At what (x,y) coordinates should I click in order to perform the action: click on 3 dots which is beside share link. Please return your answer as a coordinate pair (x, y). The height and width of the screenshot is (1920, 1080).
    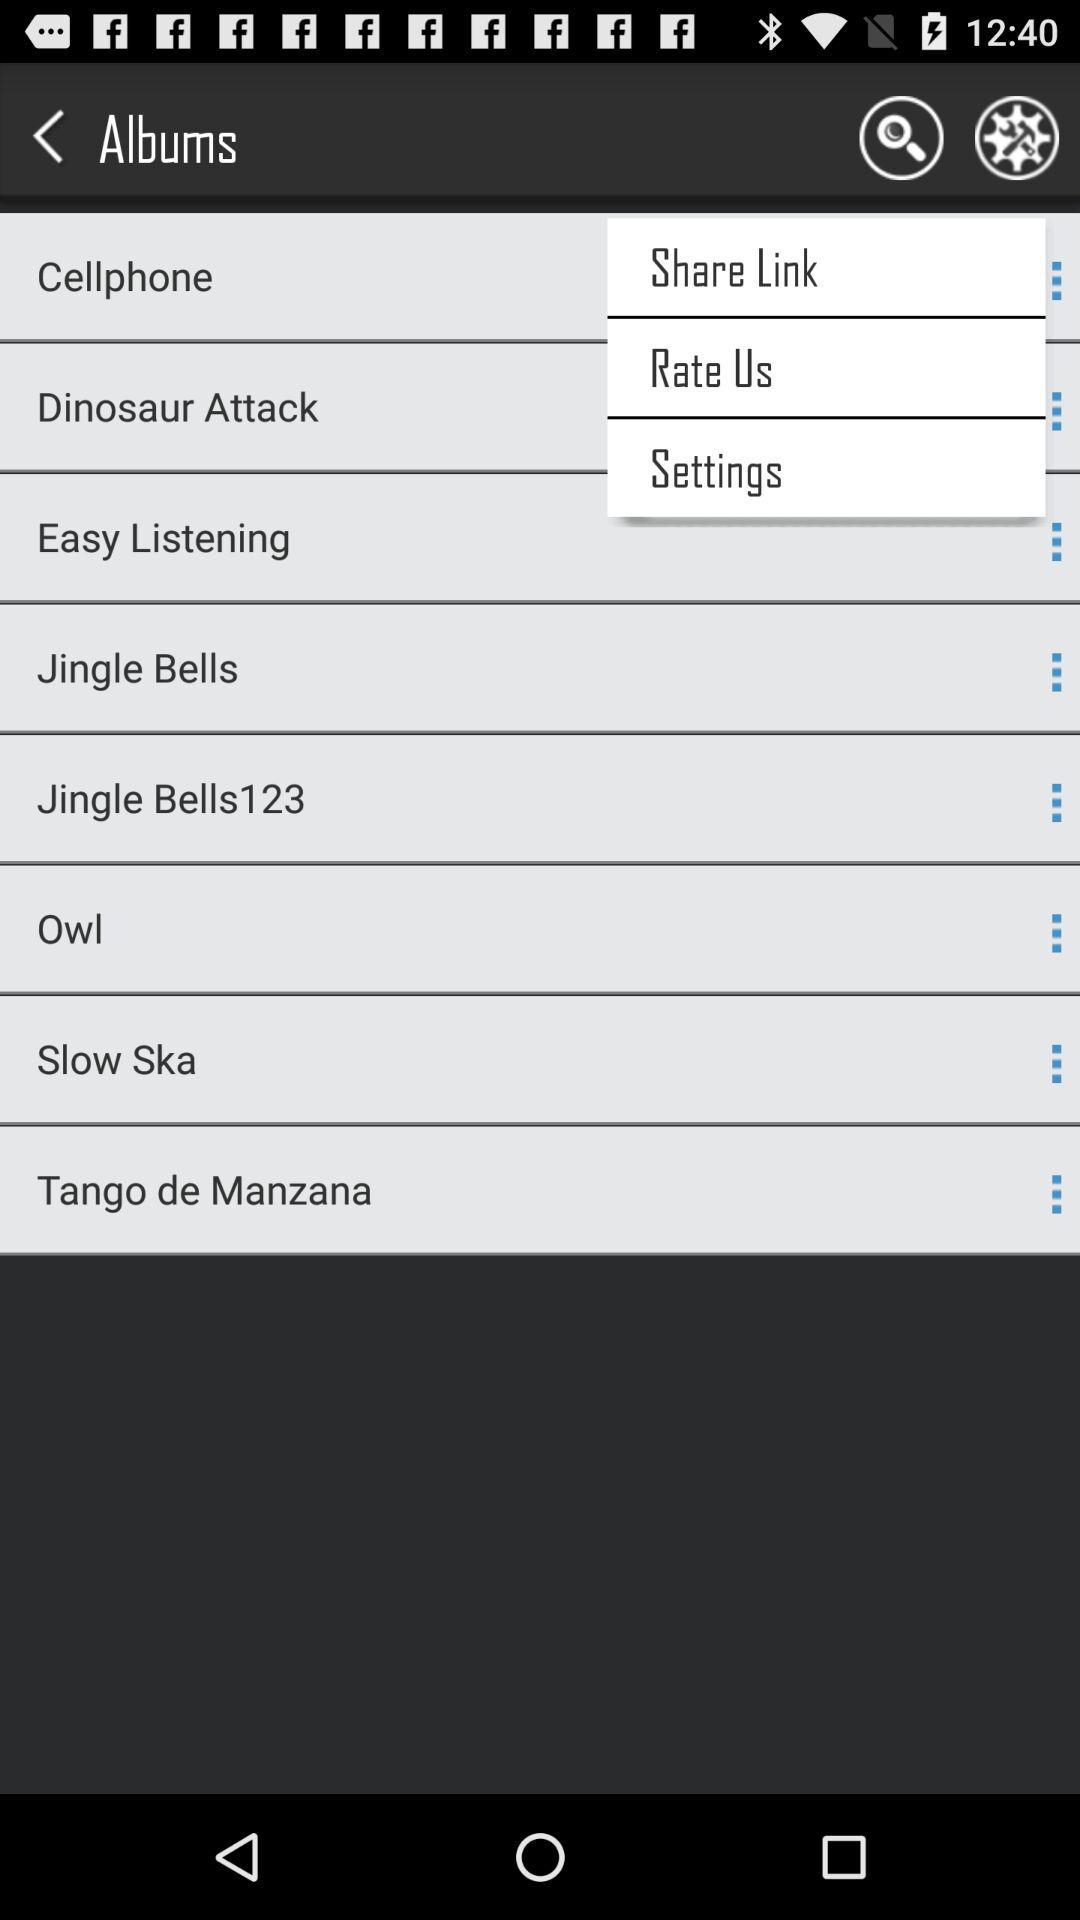
    Looking at the image, I should click on (1055, 280).